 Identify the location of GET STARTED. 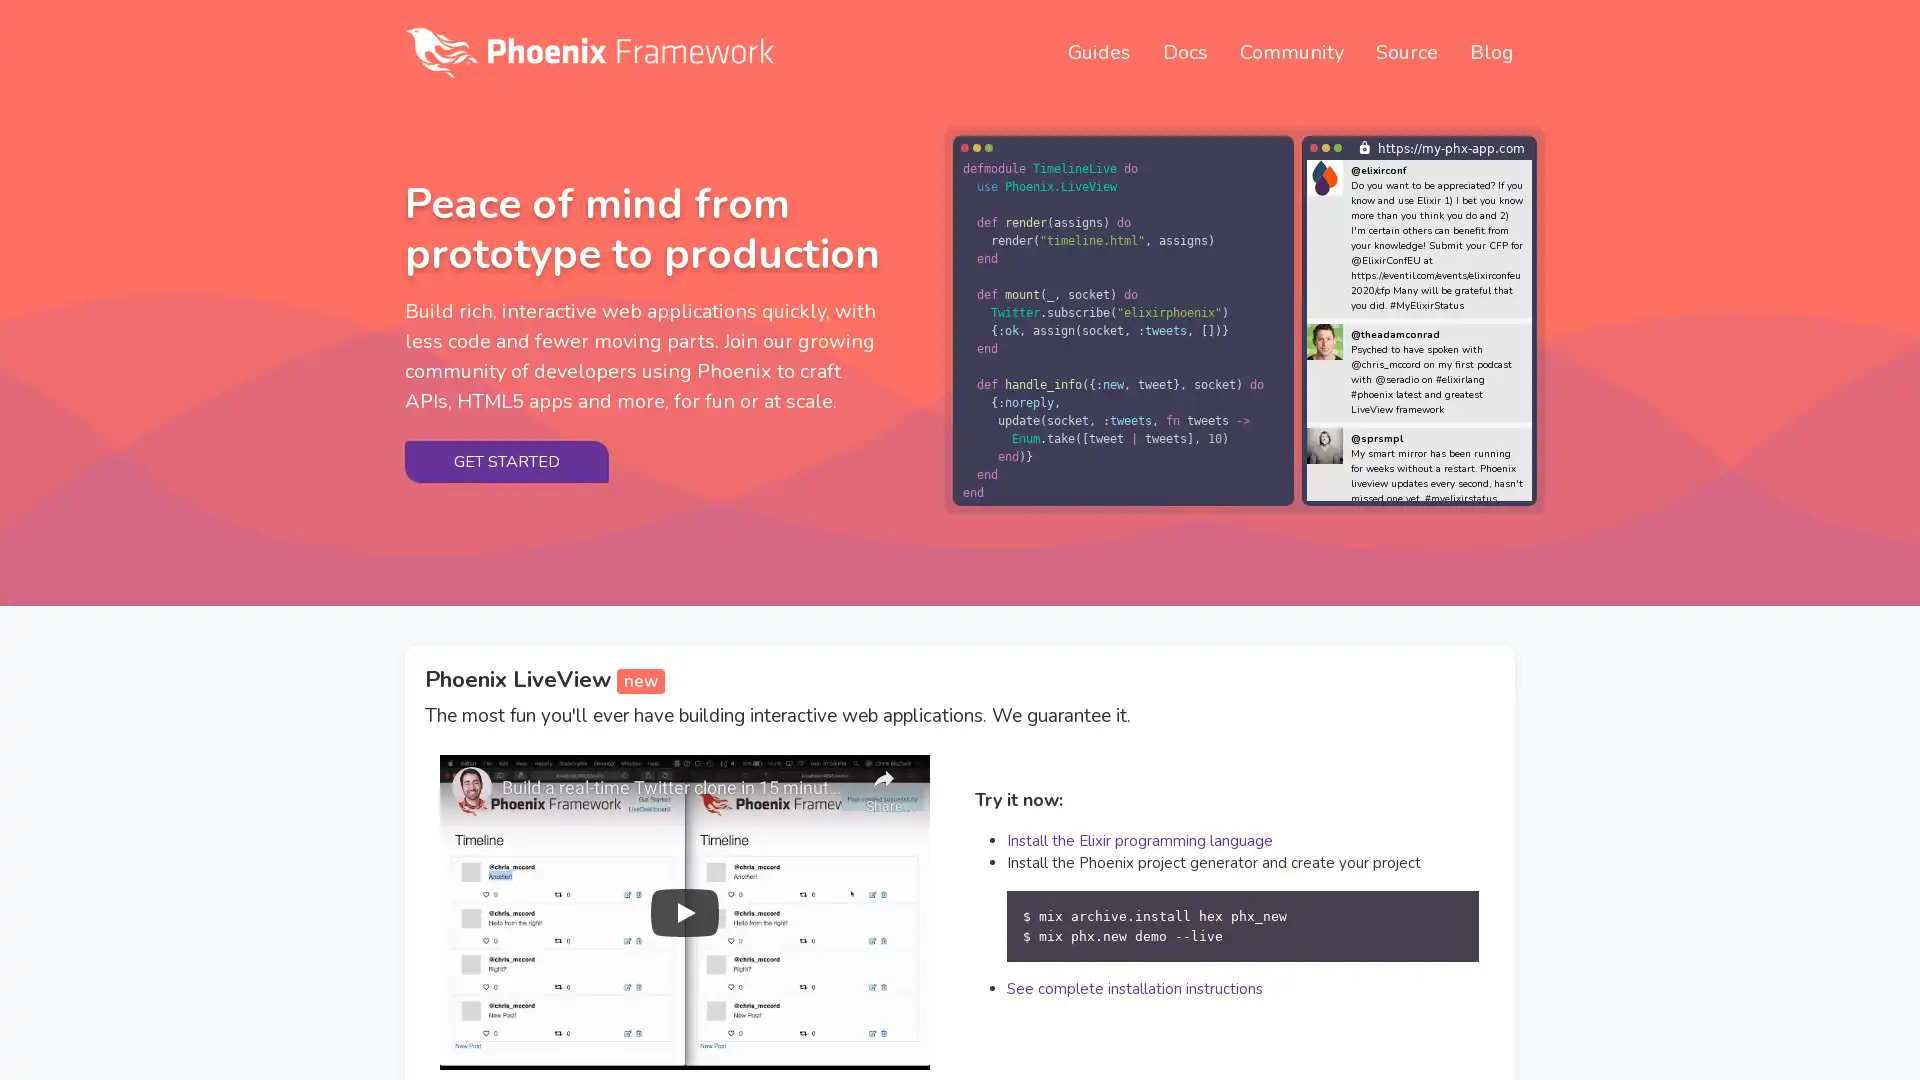
(507, 461).